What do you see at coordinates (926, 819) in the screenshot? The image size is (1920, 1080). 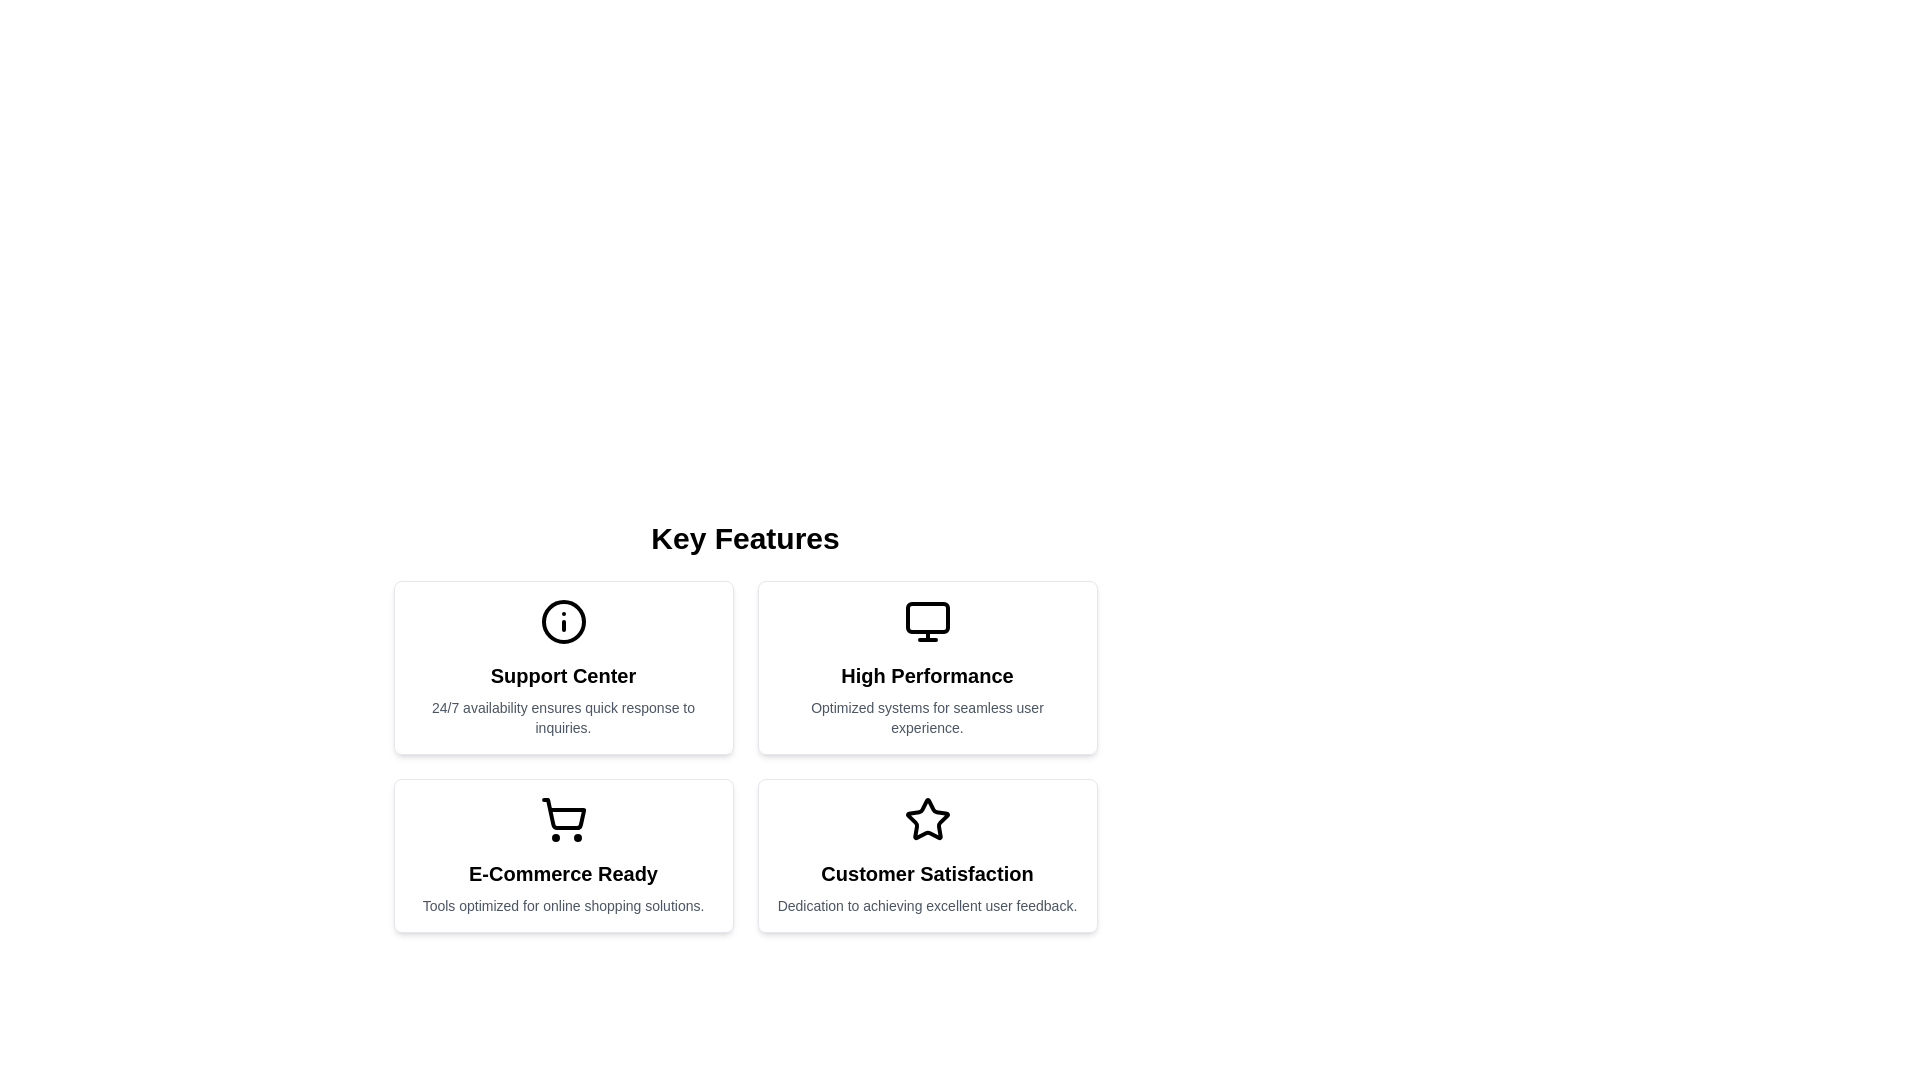 I see `the star-shaped icon with black outlines located in the 'Customer Satisfaction' section at the bottom-right of the 'Key Features' section` at bounding box center [926, 819].